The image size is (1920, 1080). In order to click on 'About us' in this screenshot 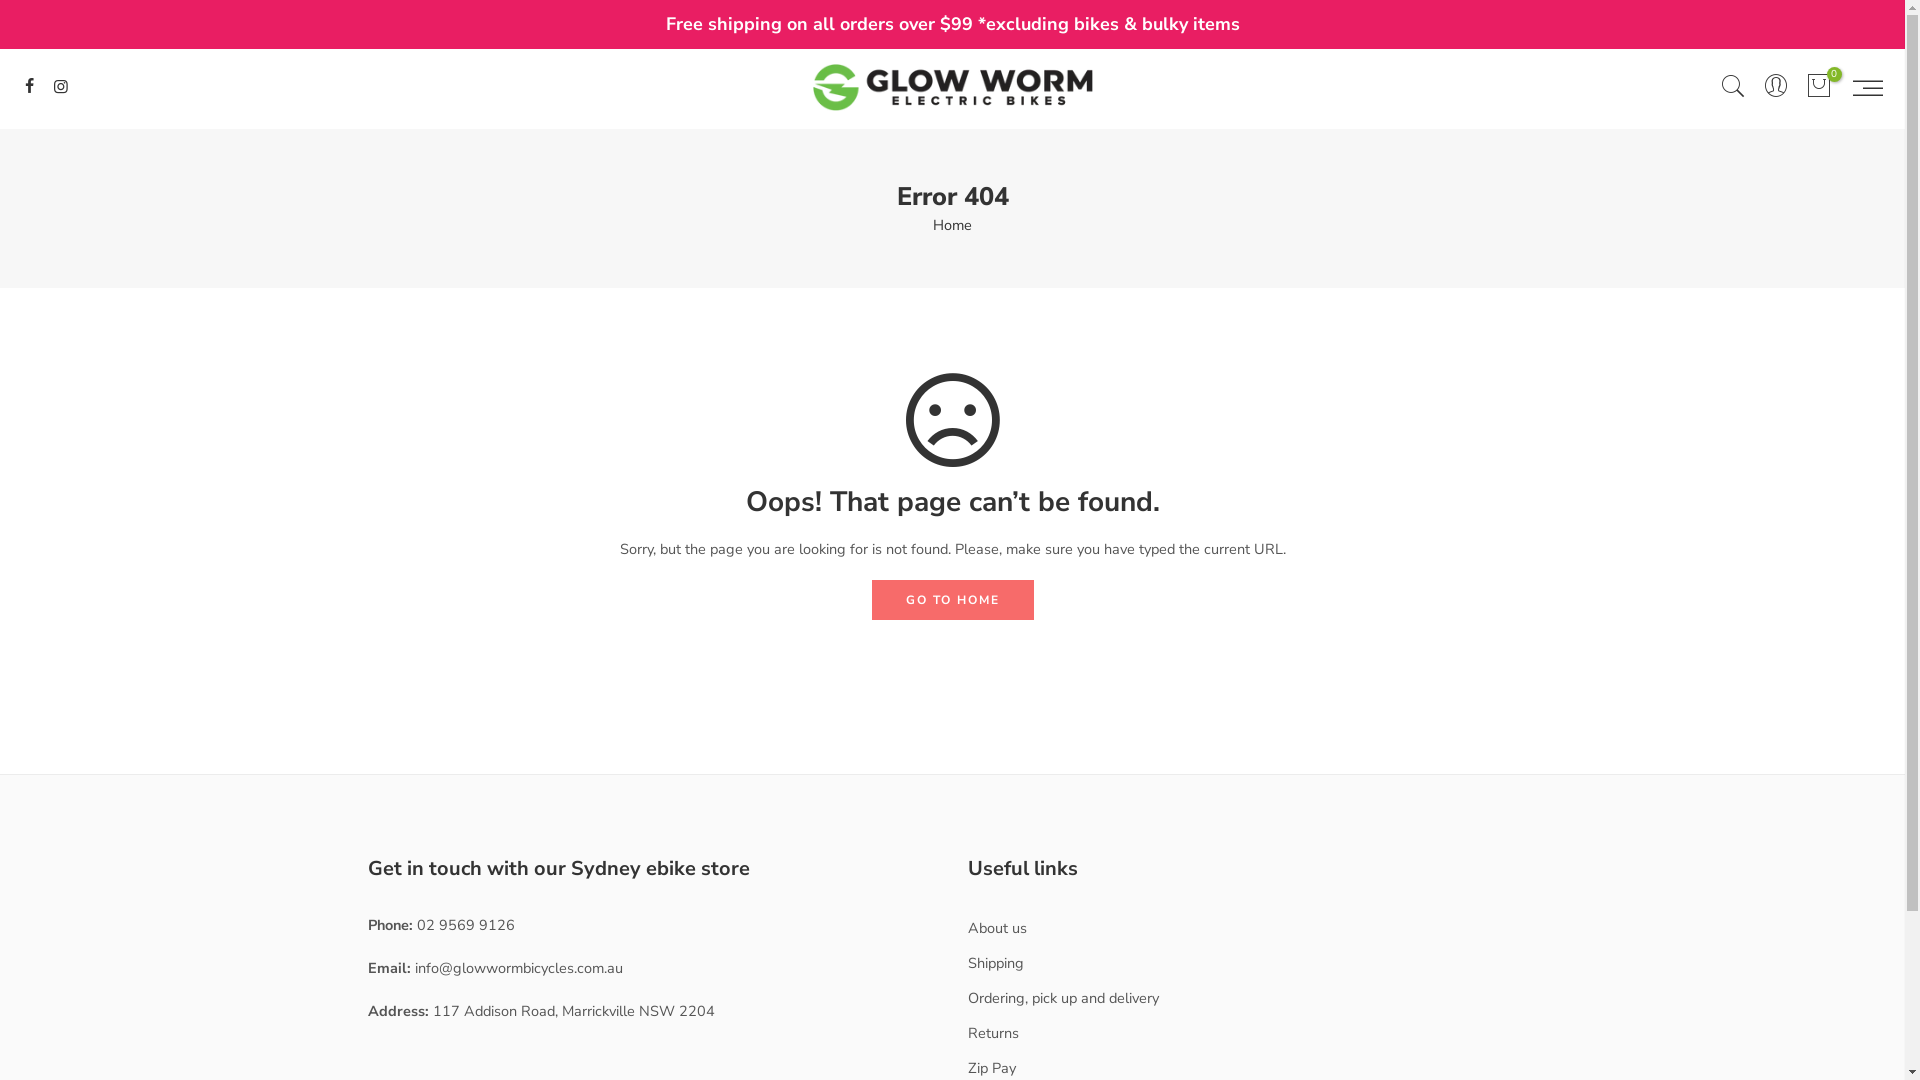, I will do `click(997, 928)`.